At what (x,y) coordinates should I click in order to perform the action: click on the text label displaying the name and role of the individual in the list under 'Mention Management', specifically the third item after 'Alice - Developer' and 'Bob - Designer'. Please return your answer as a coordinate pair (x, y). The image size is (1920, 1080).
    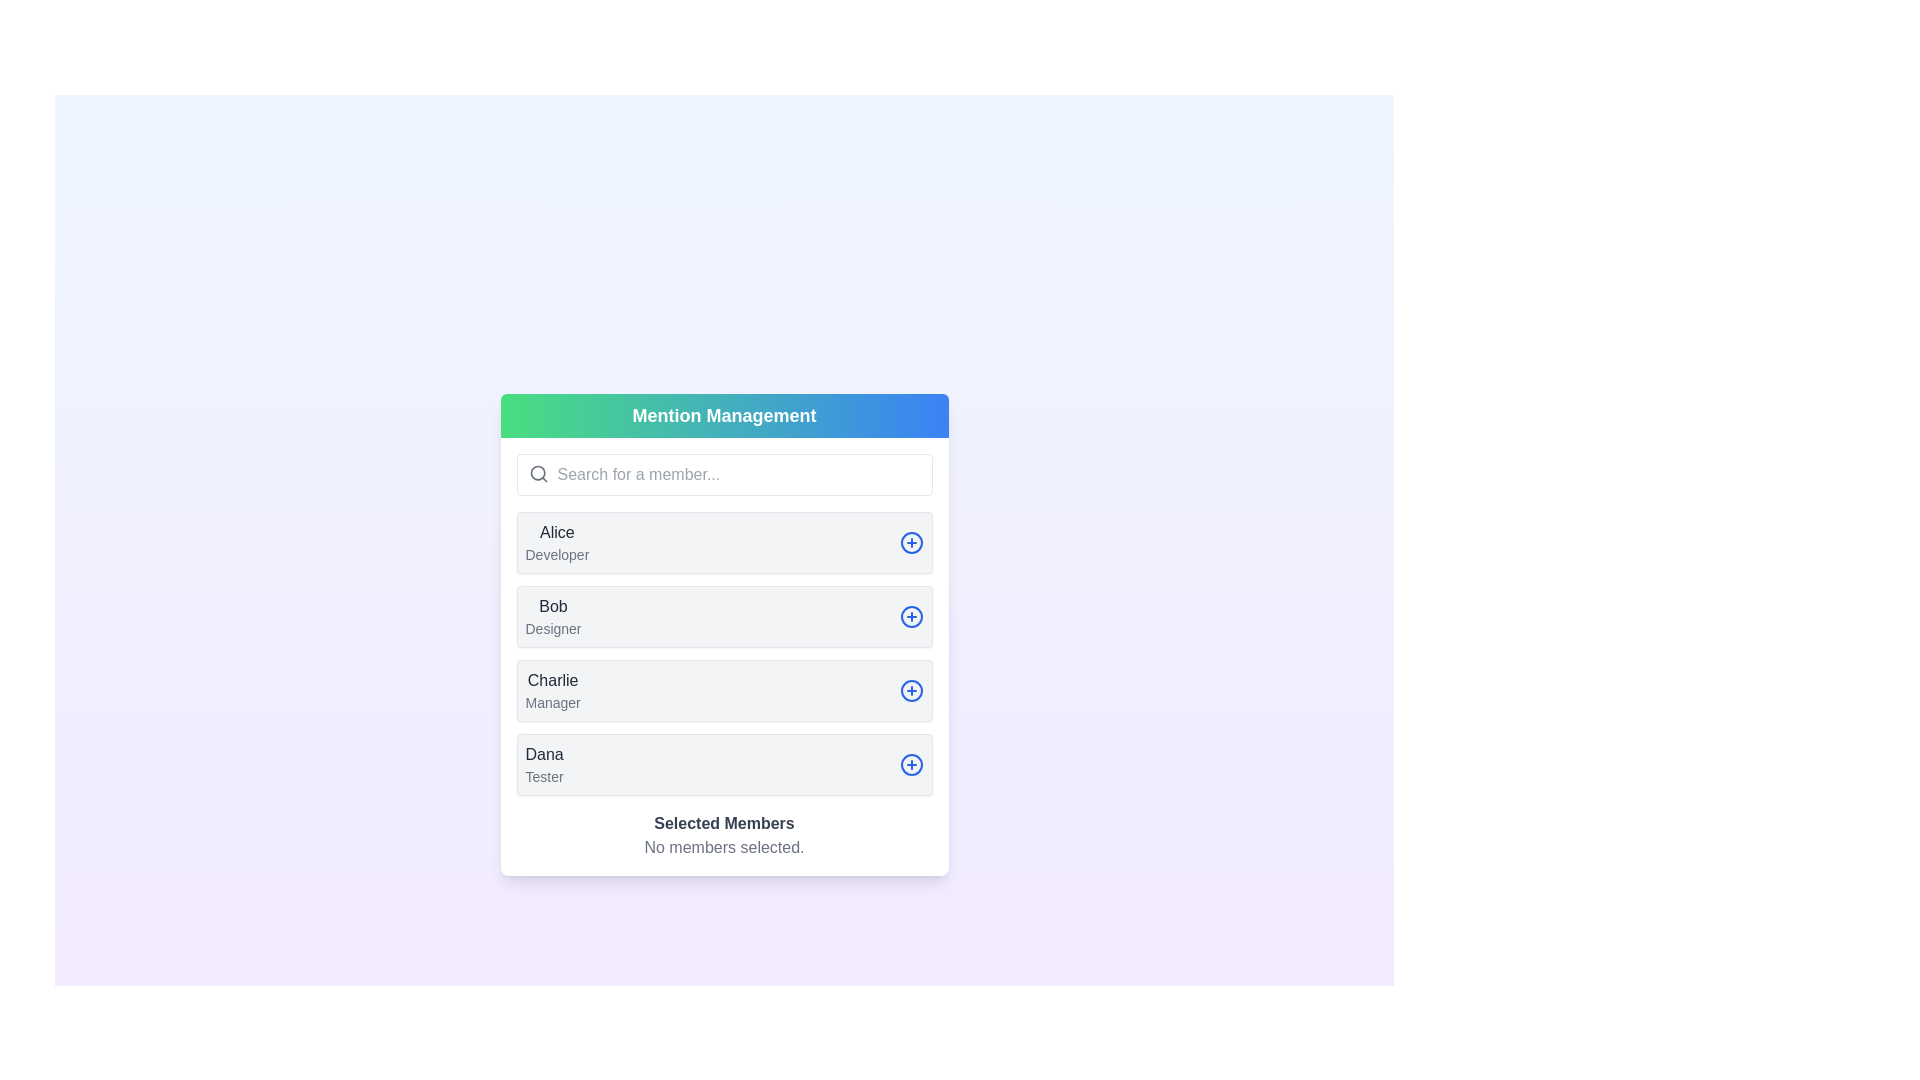
    Looking at the image, I should click on (553, 689).